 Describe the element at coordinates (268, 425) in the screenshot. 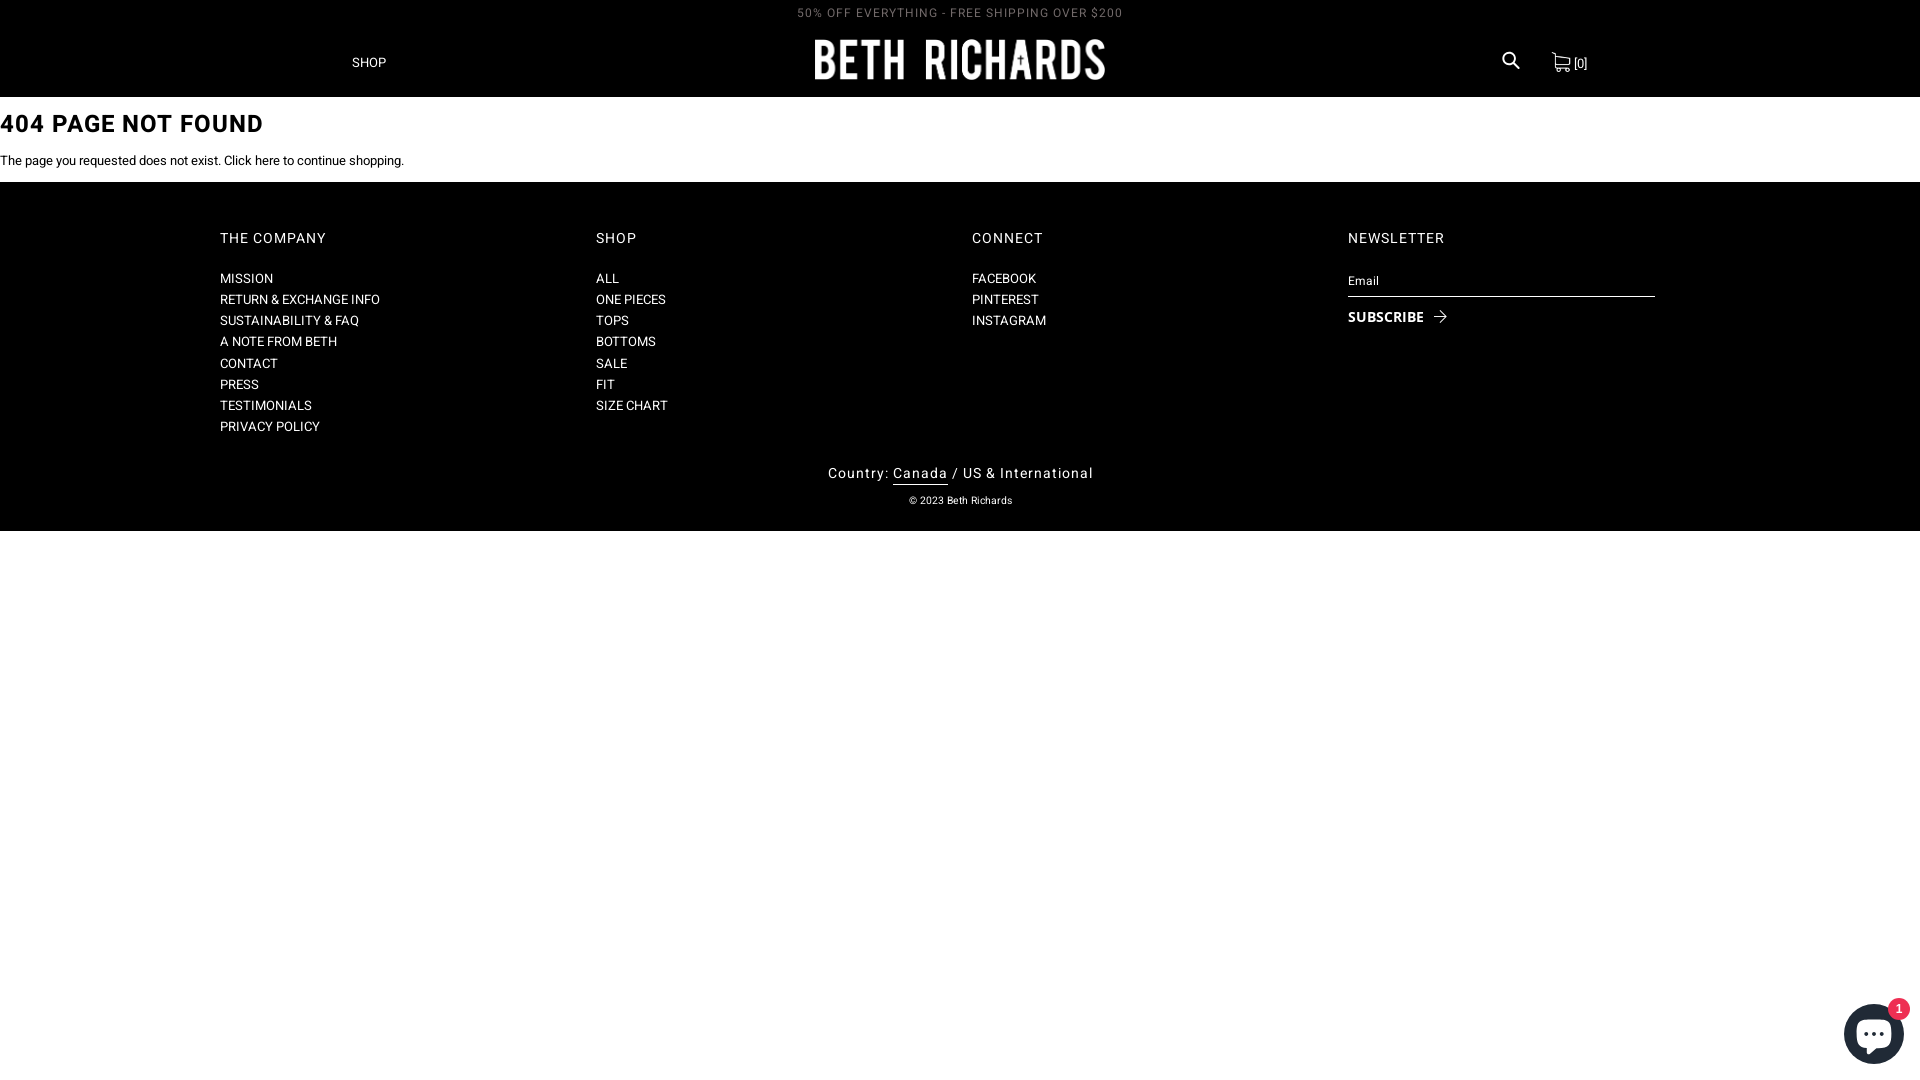

I see `'PRIVACY POLICY'` at that location.